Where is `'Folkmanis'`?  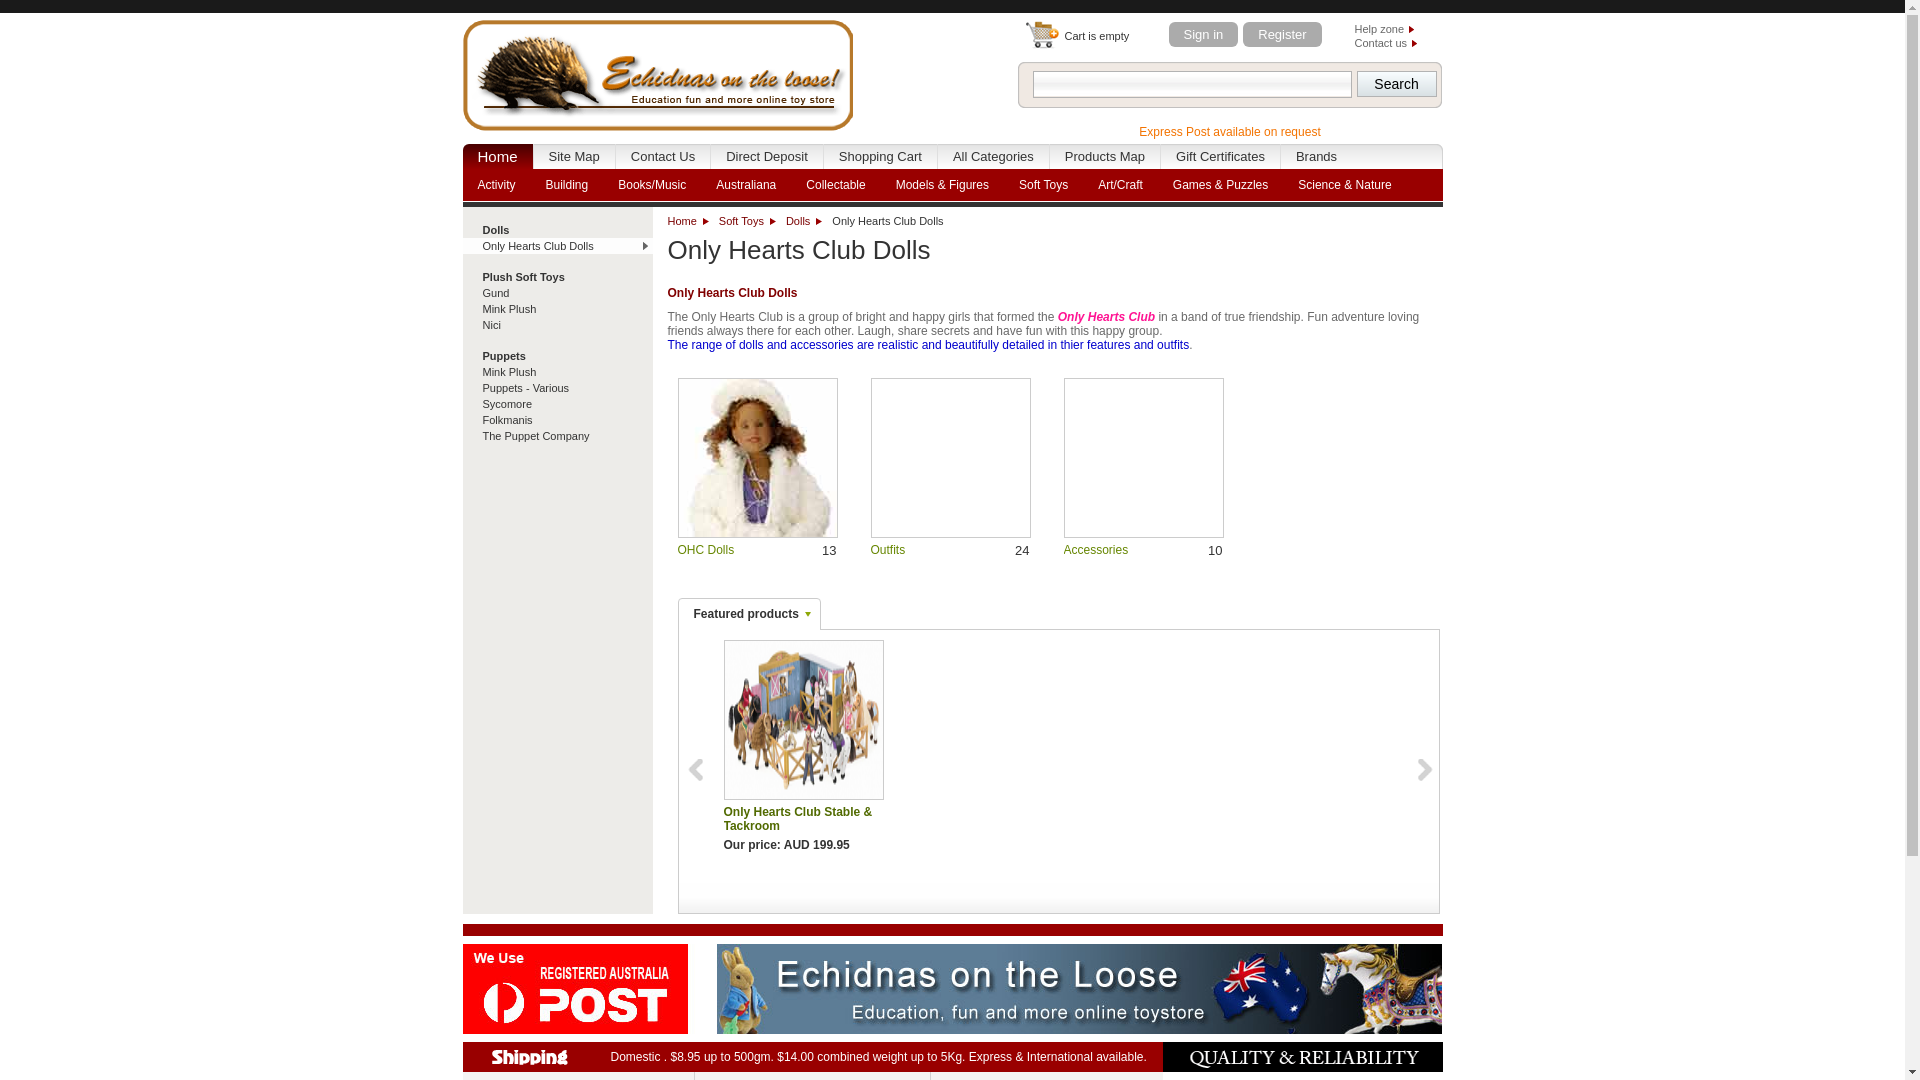 'Folkmanis' is located at coordinates (556, 419).